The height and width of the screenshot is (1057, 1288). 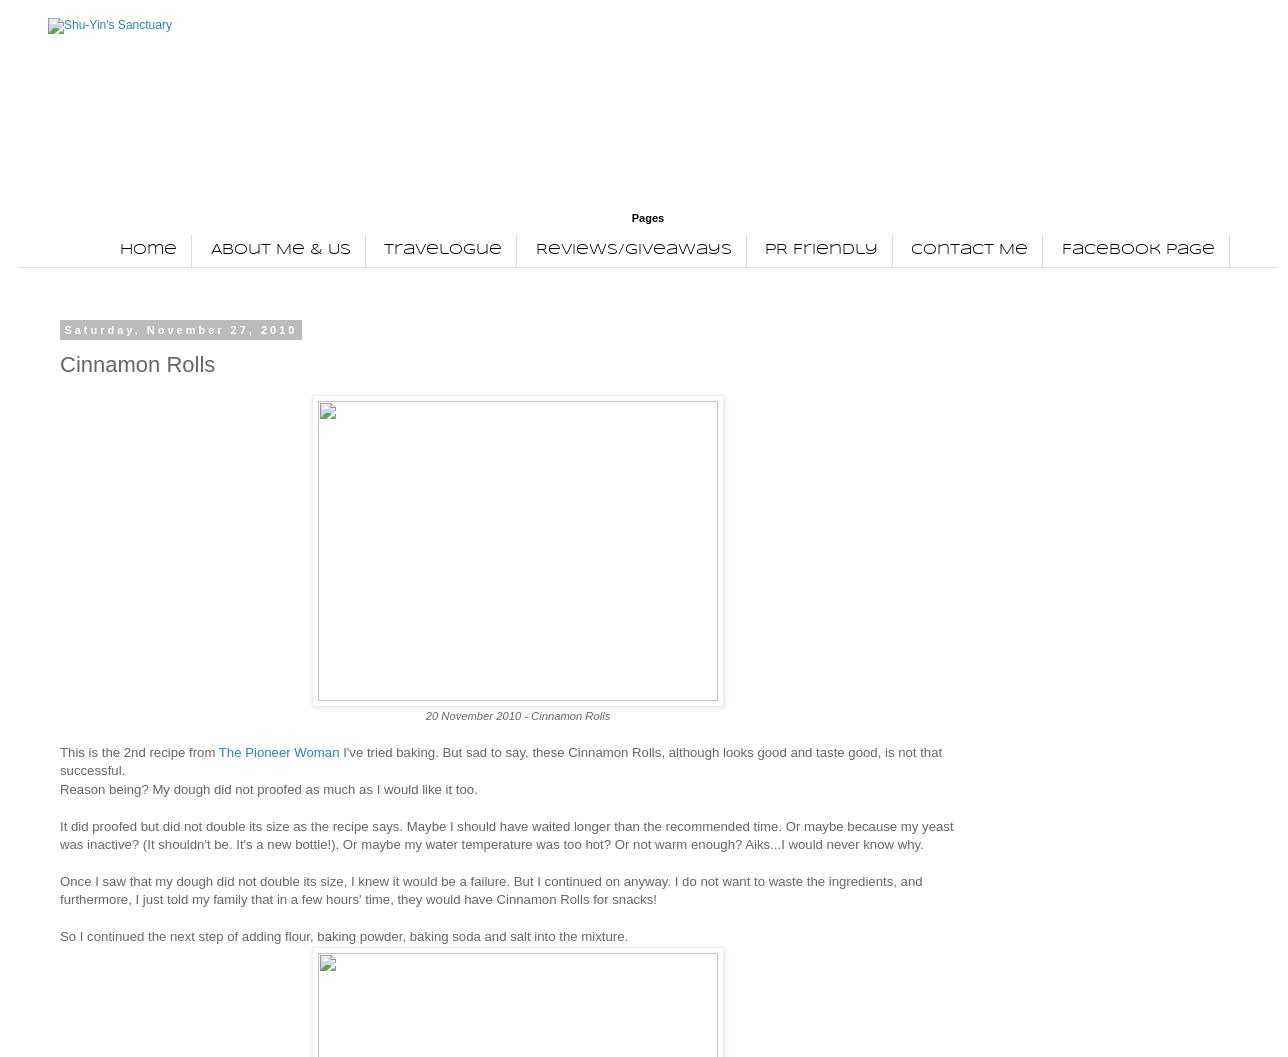 What do you see at coordinates (60, 750) in the screenshot?
I see `'This is the 2nd recipe from'` at bounding box center [60, 750].